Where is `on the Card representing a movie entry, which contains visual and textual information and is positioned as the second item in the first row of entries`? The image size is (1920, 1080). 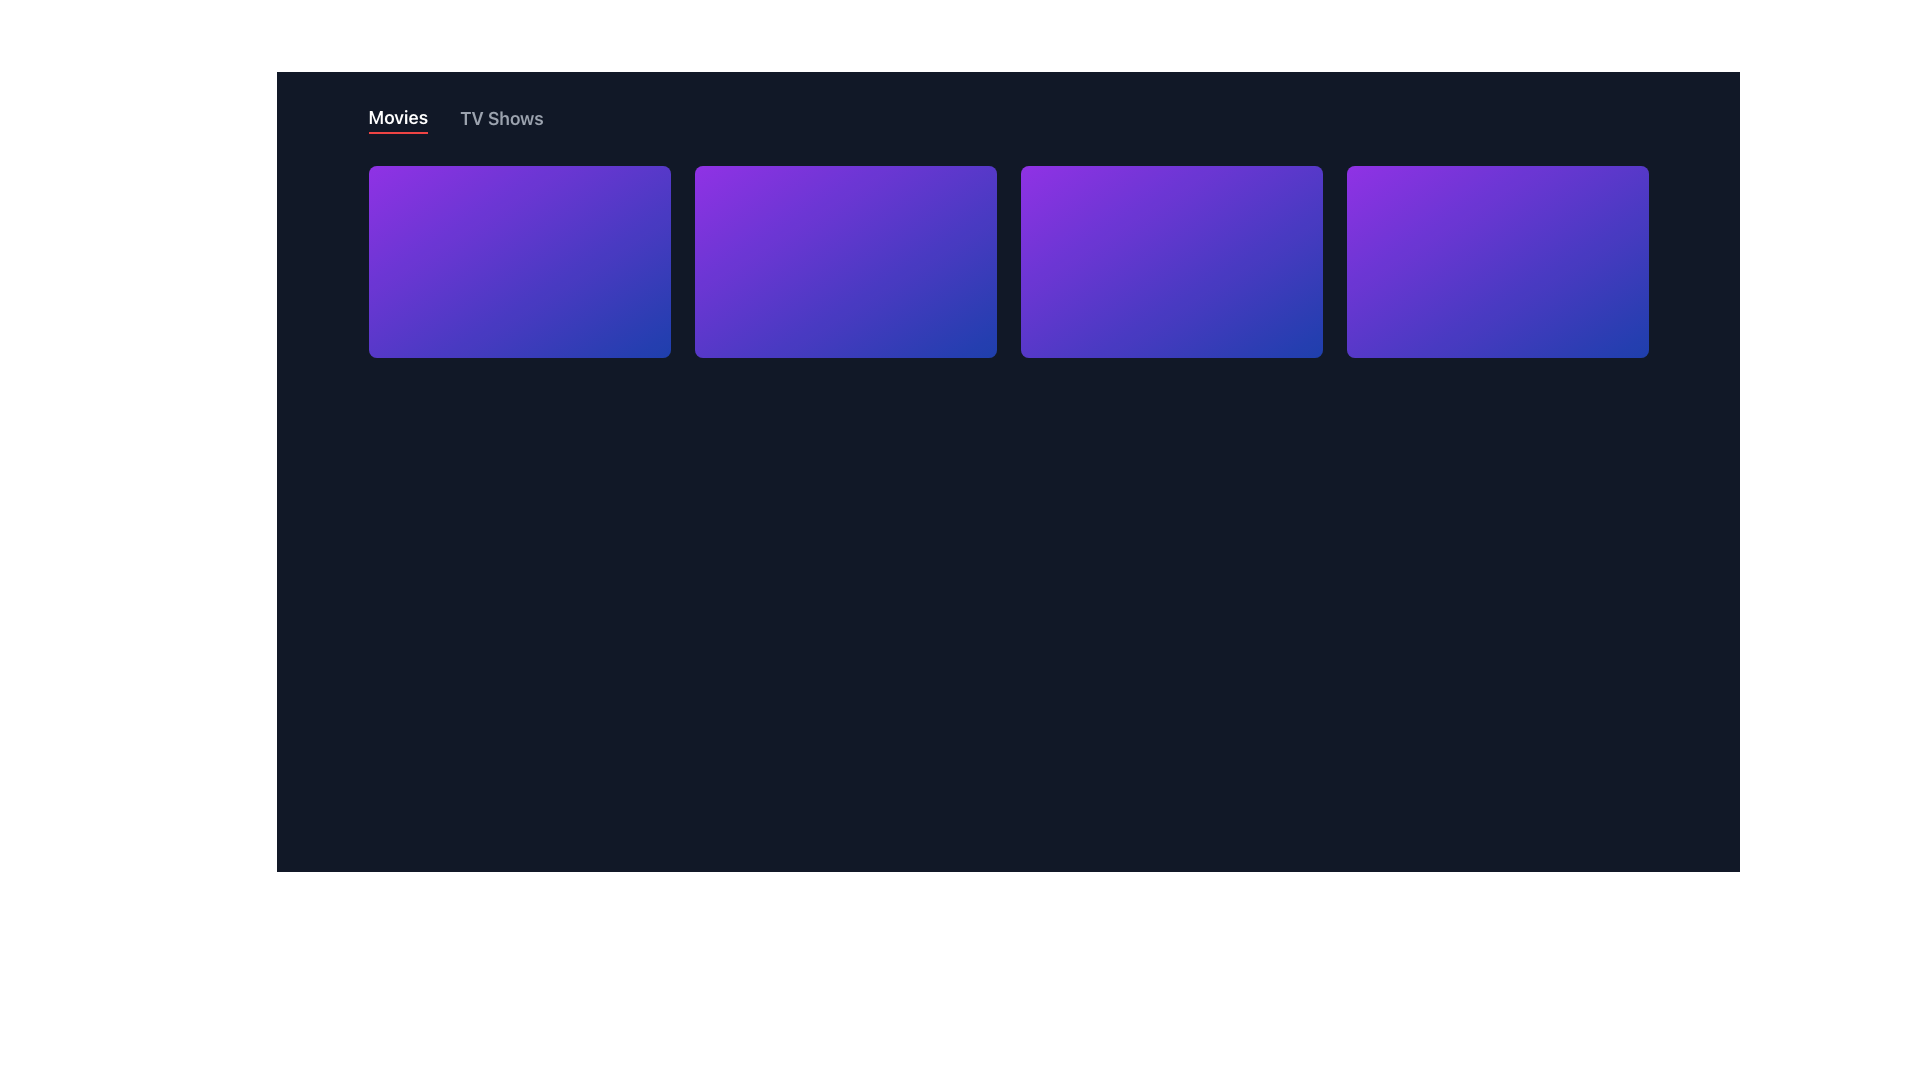
on the Card representing a movie entry, which contains visual and textual information and is positioned as the second item in the first row of entries is located at coordinates (845, 293).